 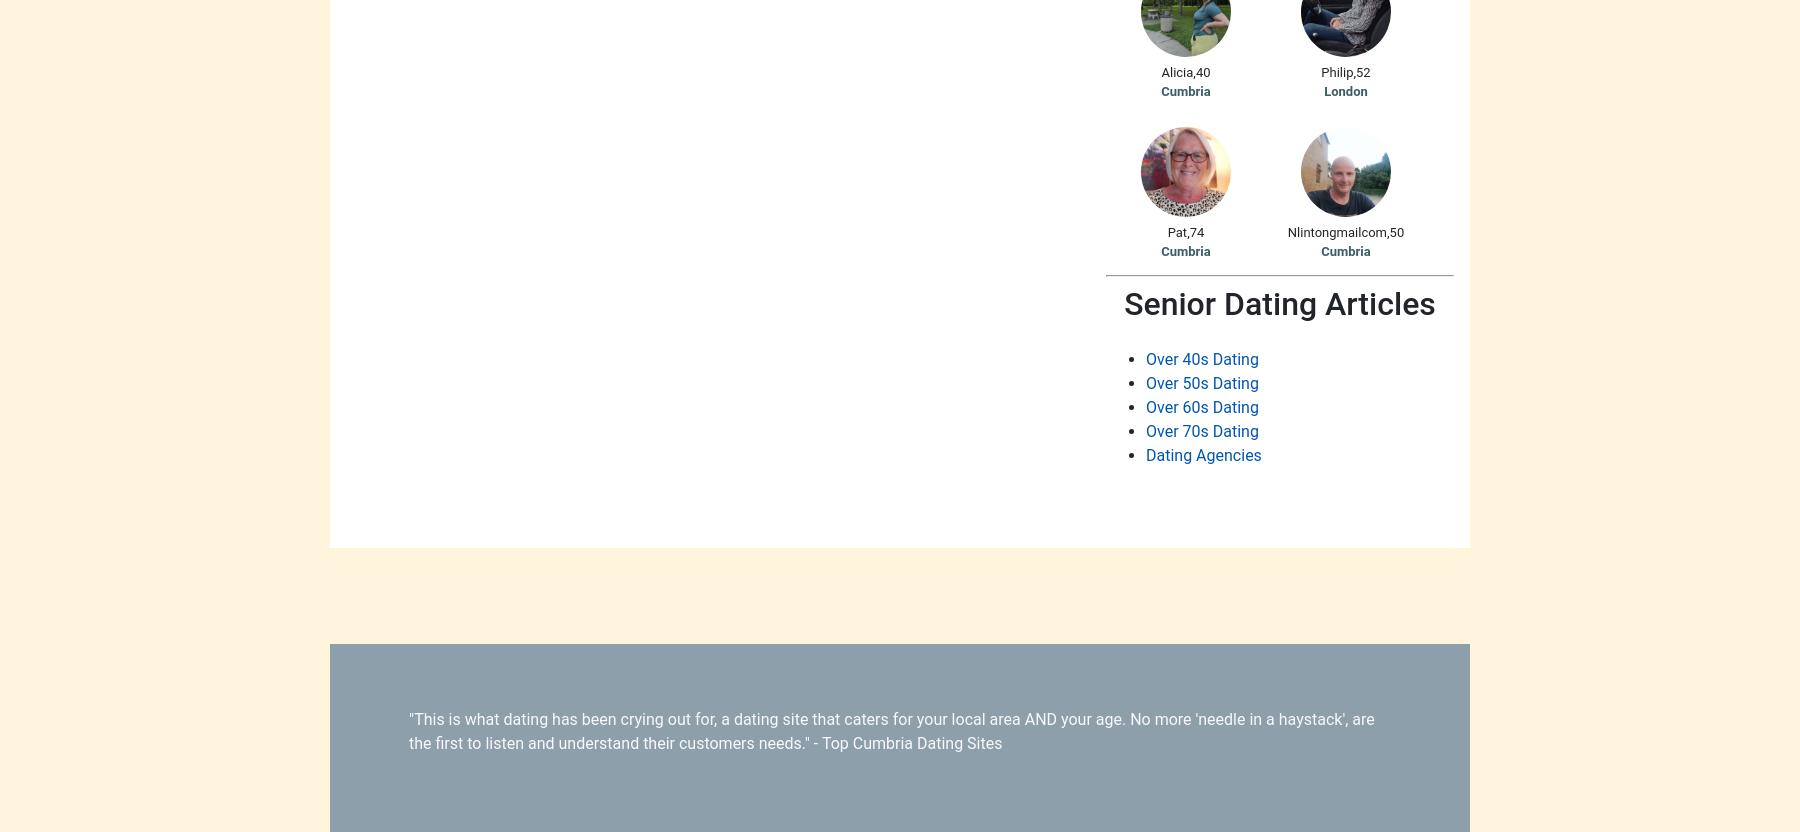 What do you see at coordinates (1201, 70) in the screenshot?
I see `'40'` at bounding box center [1201, 70].